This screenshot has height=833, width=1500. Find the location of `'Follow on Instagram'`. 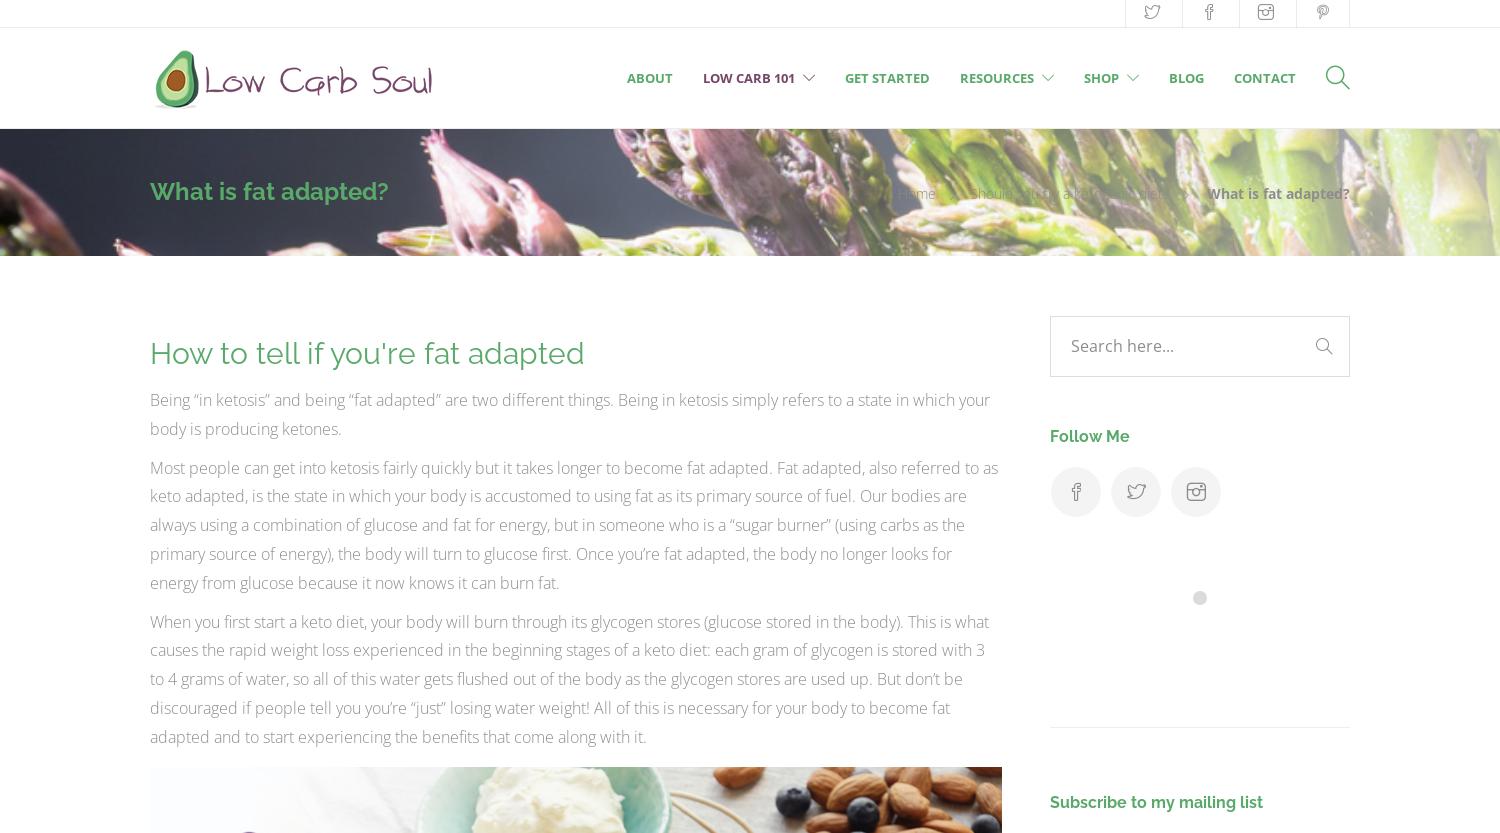

'Follow on Instagram' is located at coordinates (1211, 633).